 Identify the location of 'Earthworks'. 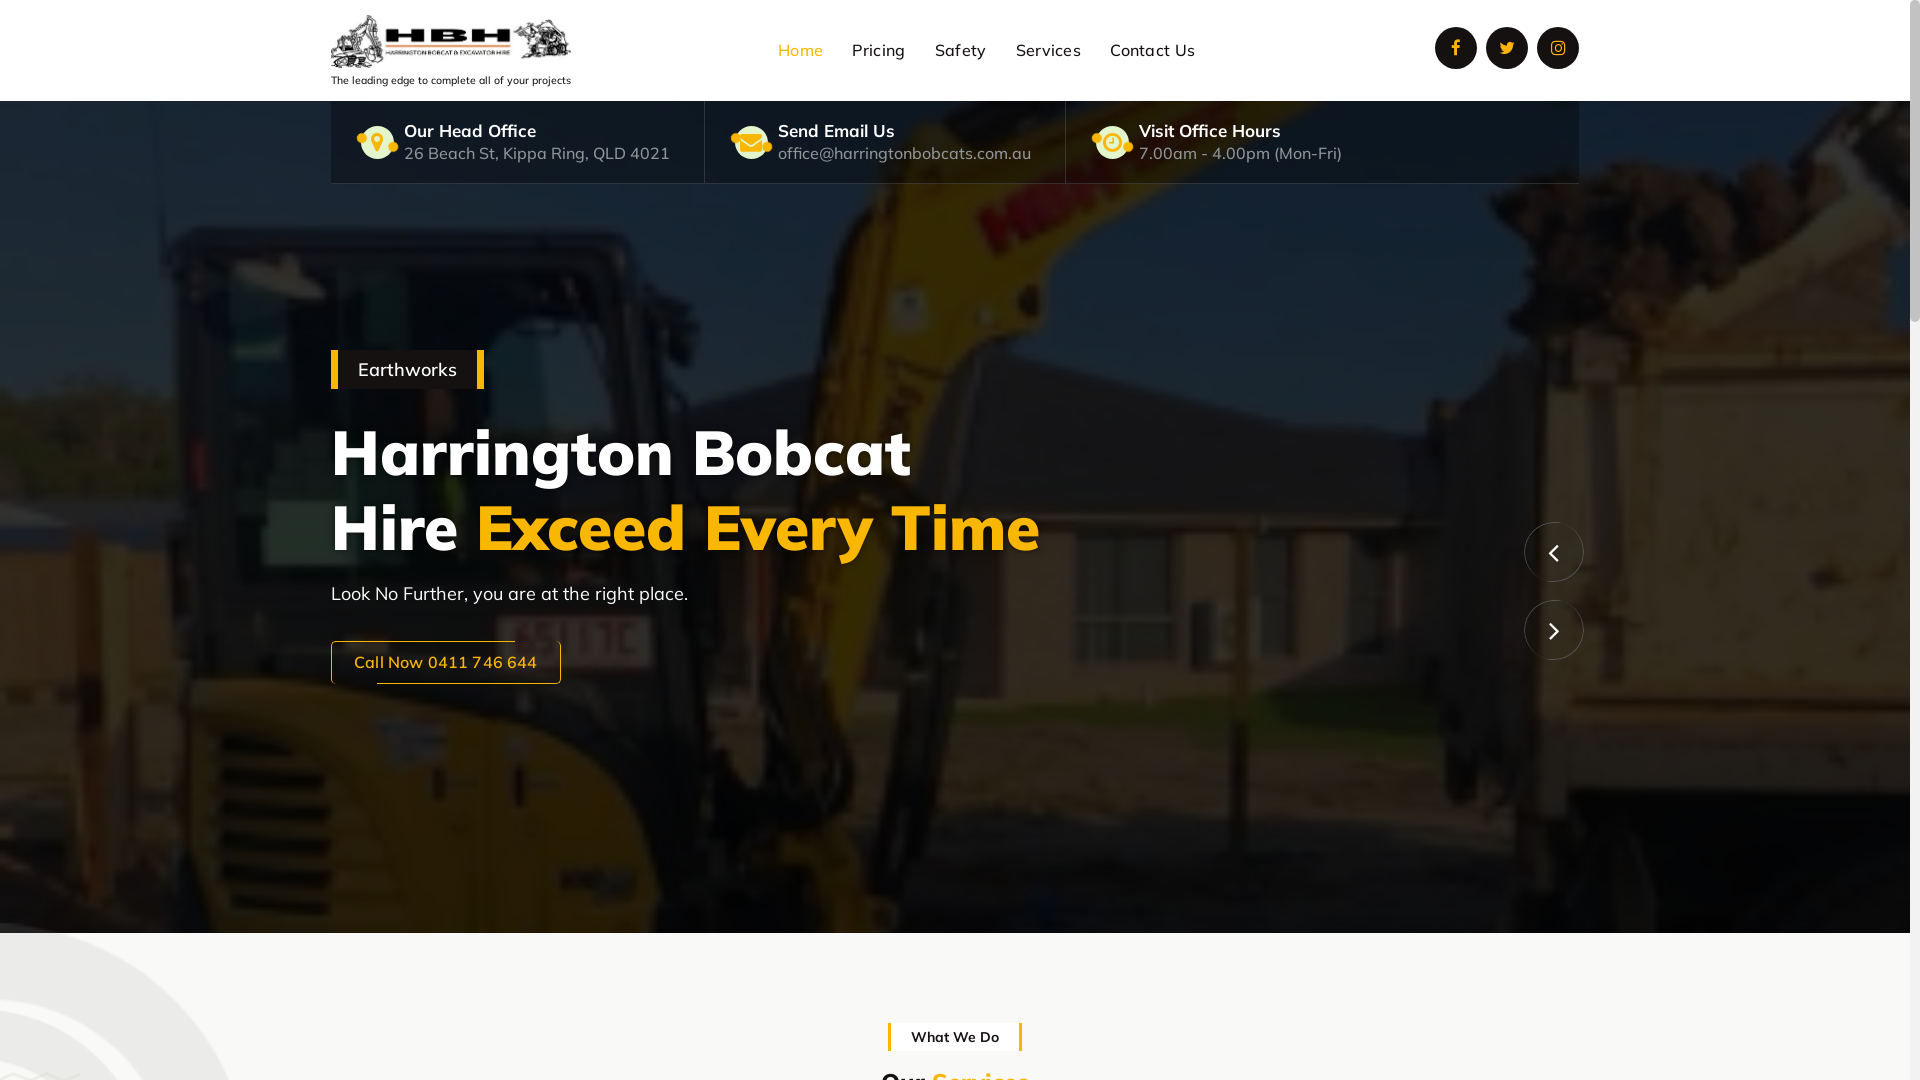
(954, 515).